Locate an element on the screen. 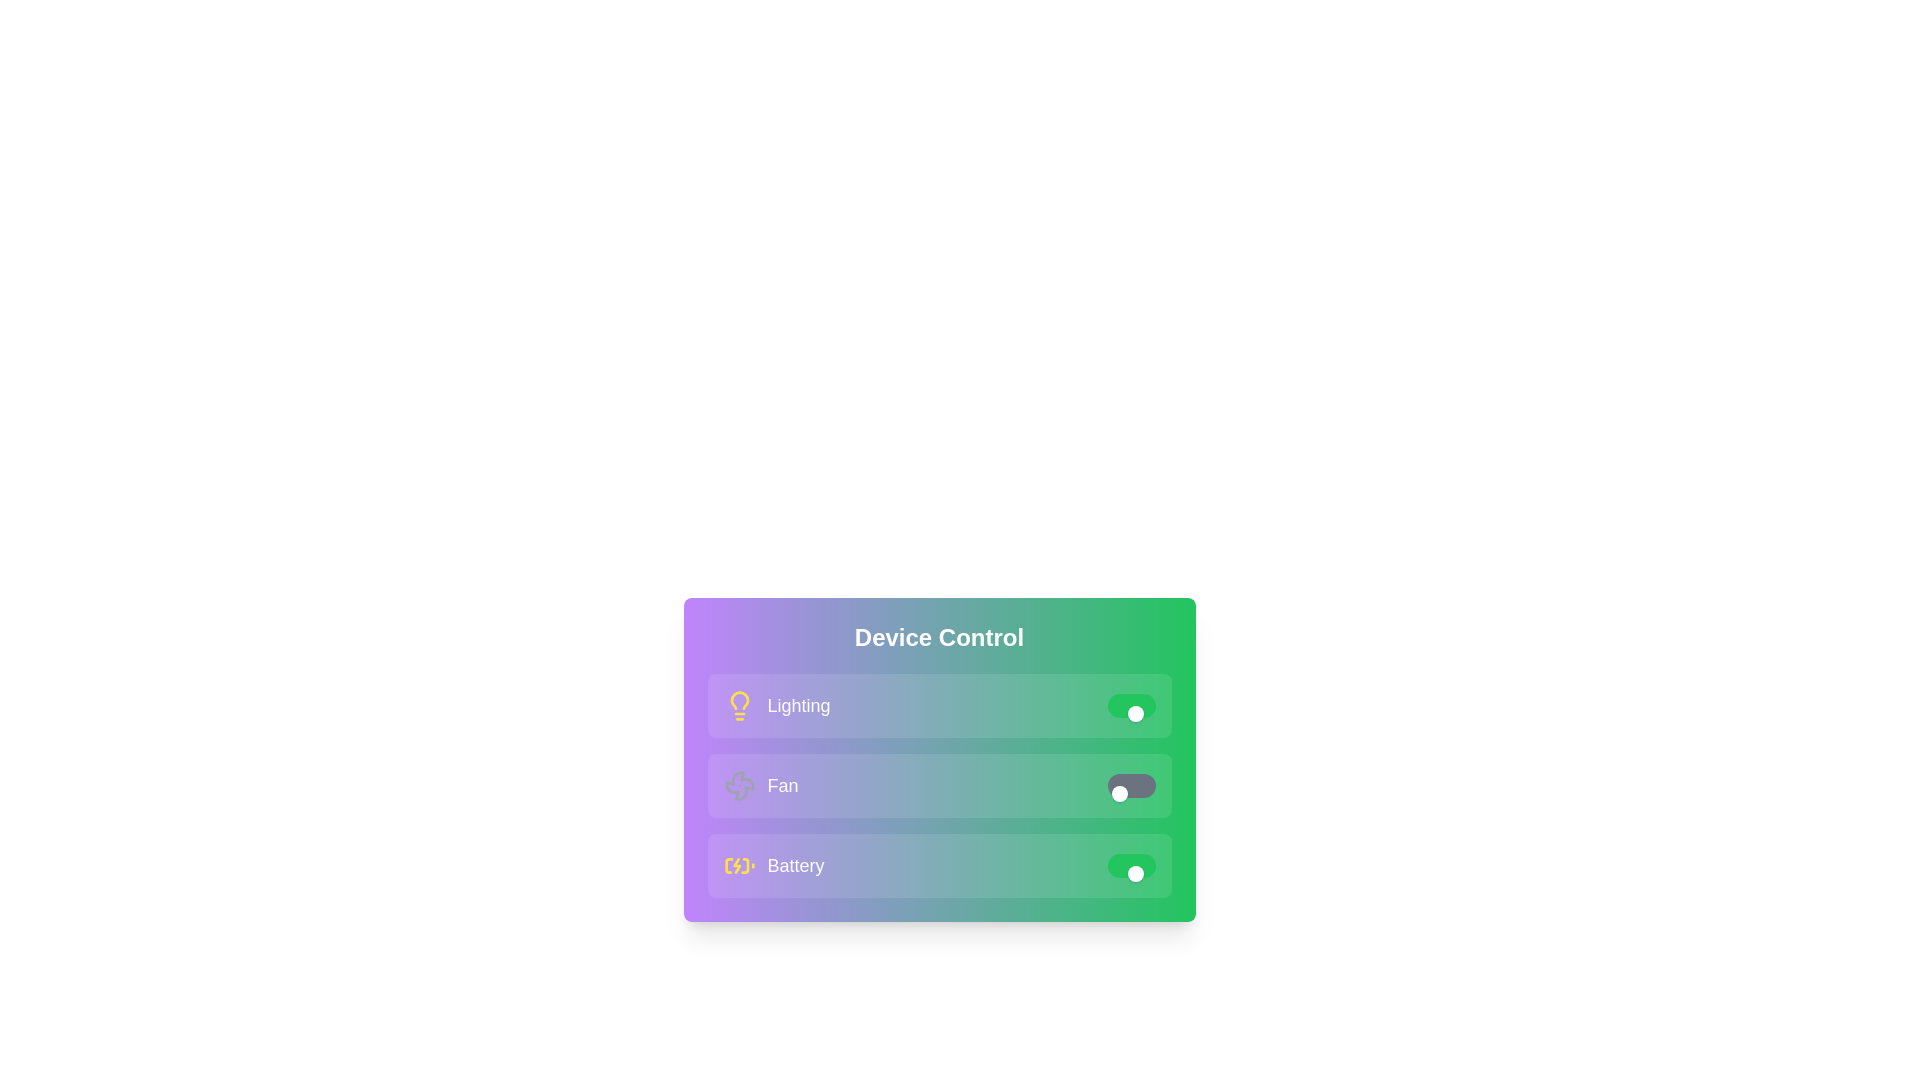 The image size is (1920, 1080). the icon representing Battery is located at coordinates (738, 865).